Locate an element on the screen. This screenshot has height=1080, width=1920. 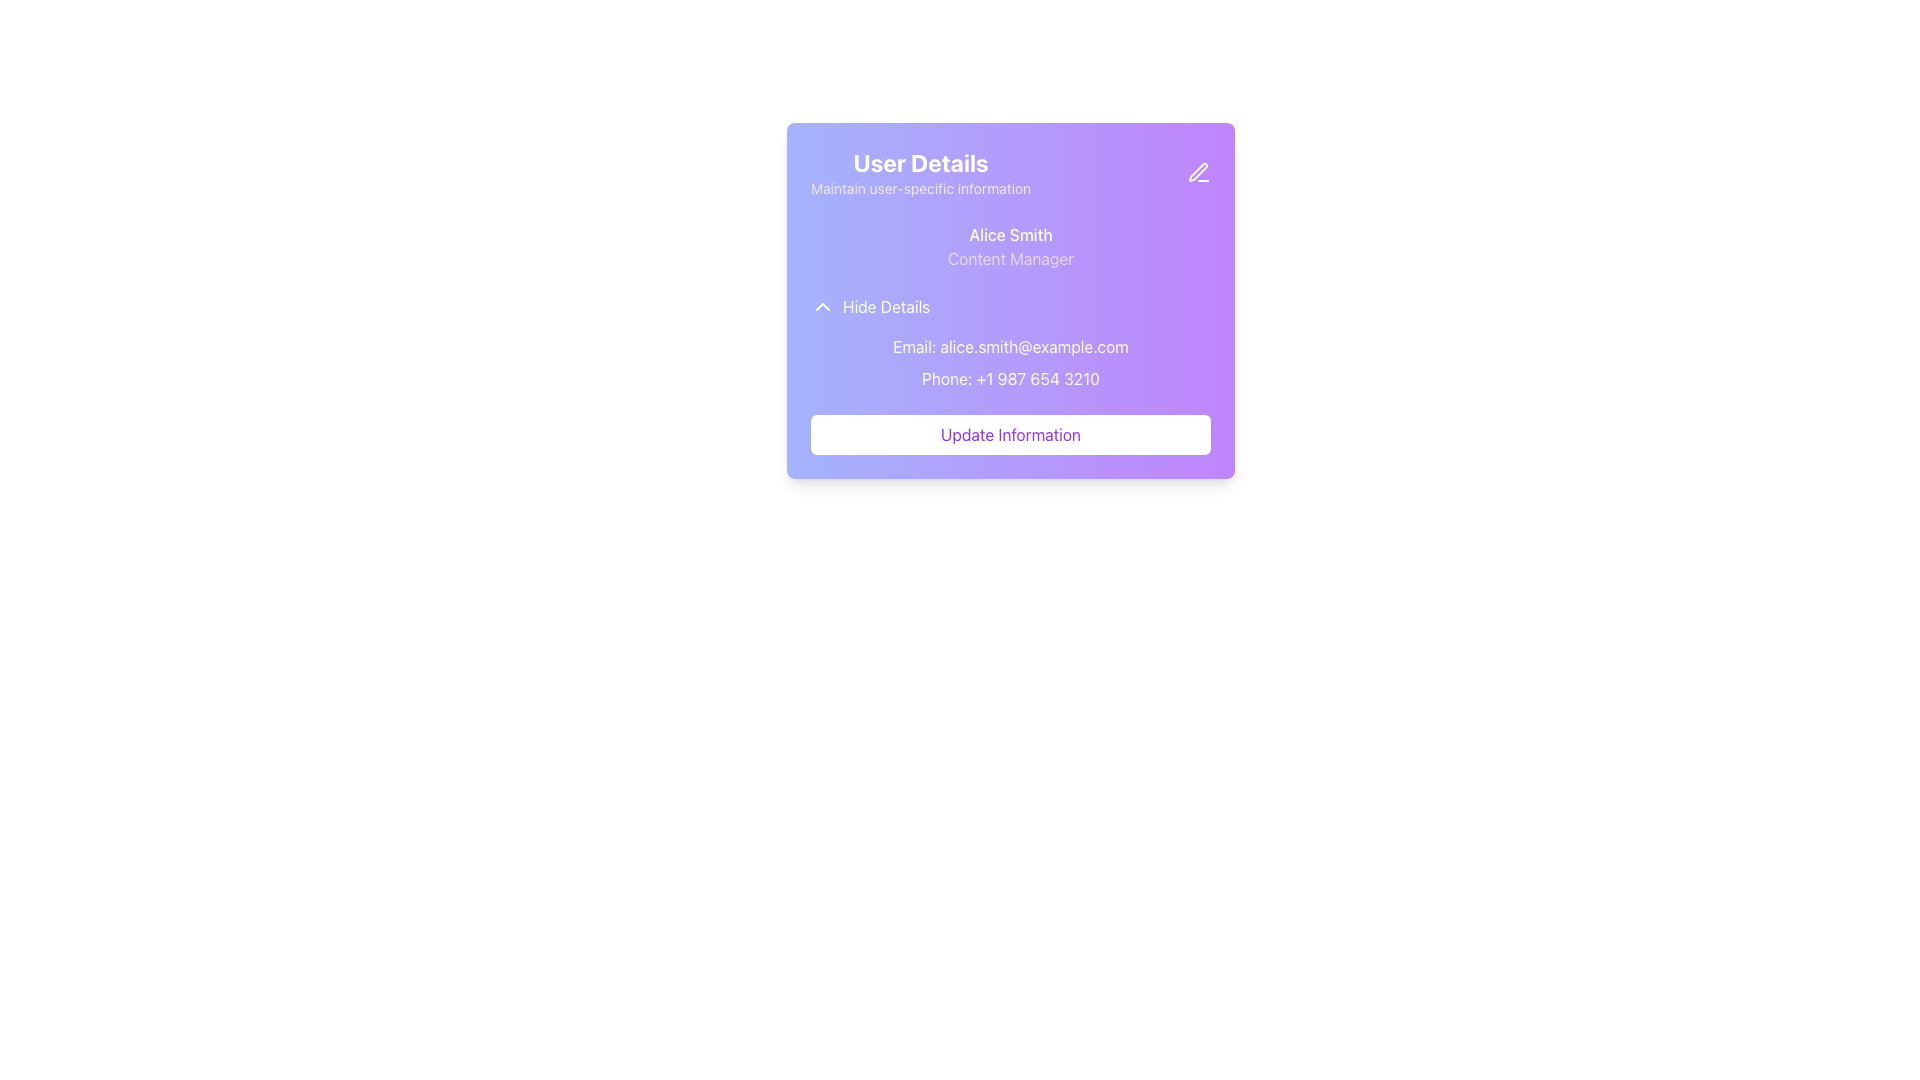
the header text element titled 'User Details' which is styled with bold white text and located at the top of the purple gradient panel is located at coordinates (920, 172).